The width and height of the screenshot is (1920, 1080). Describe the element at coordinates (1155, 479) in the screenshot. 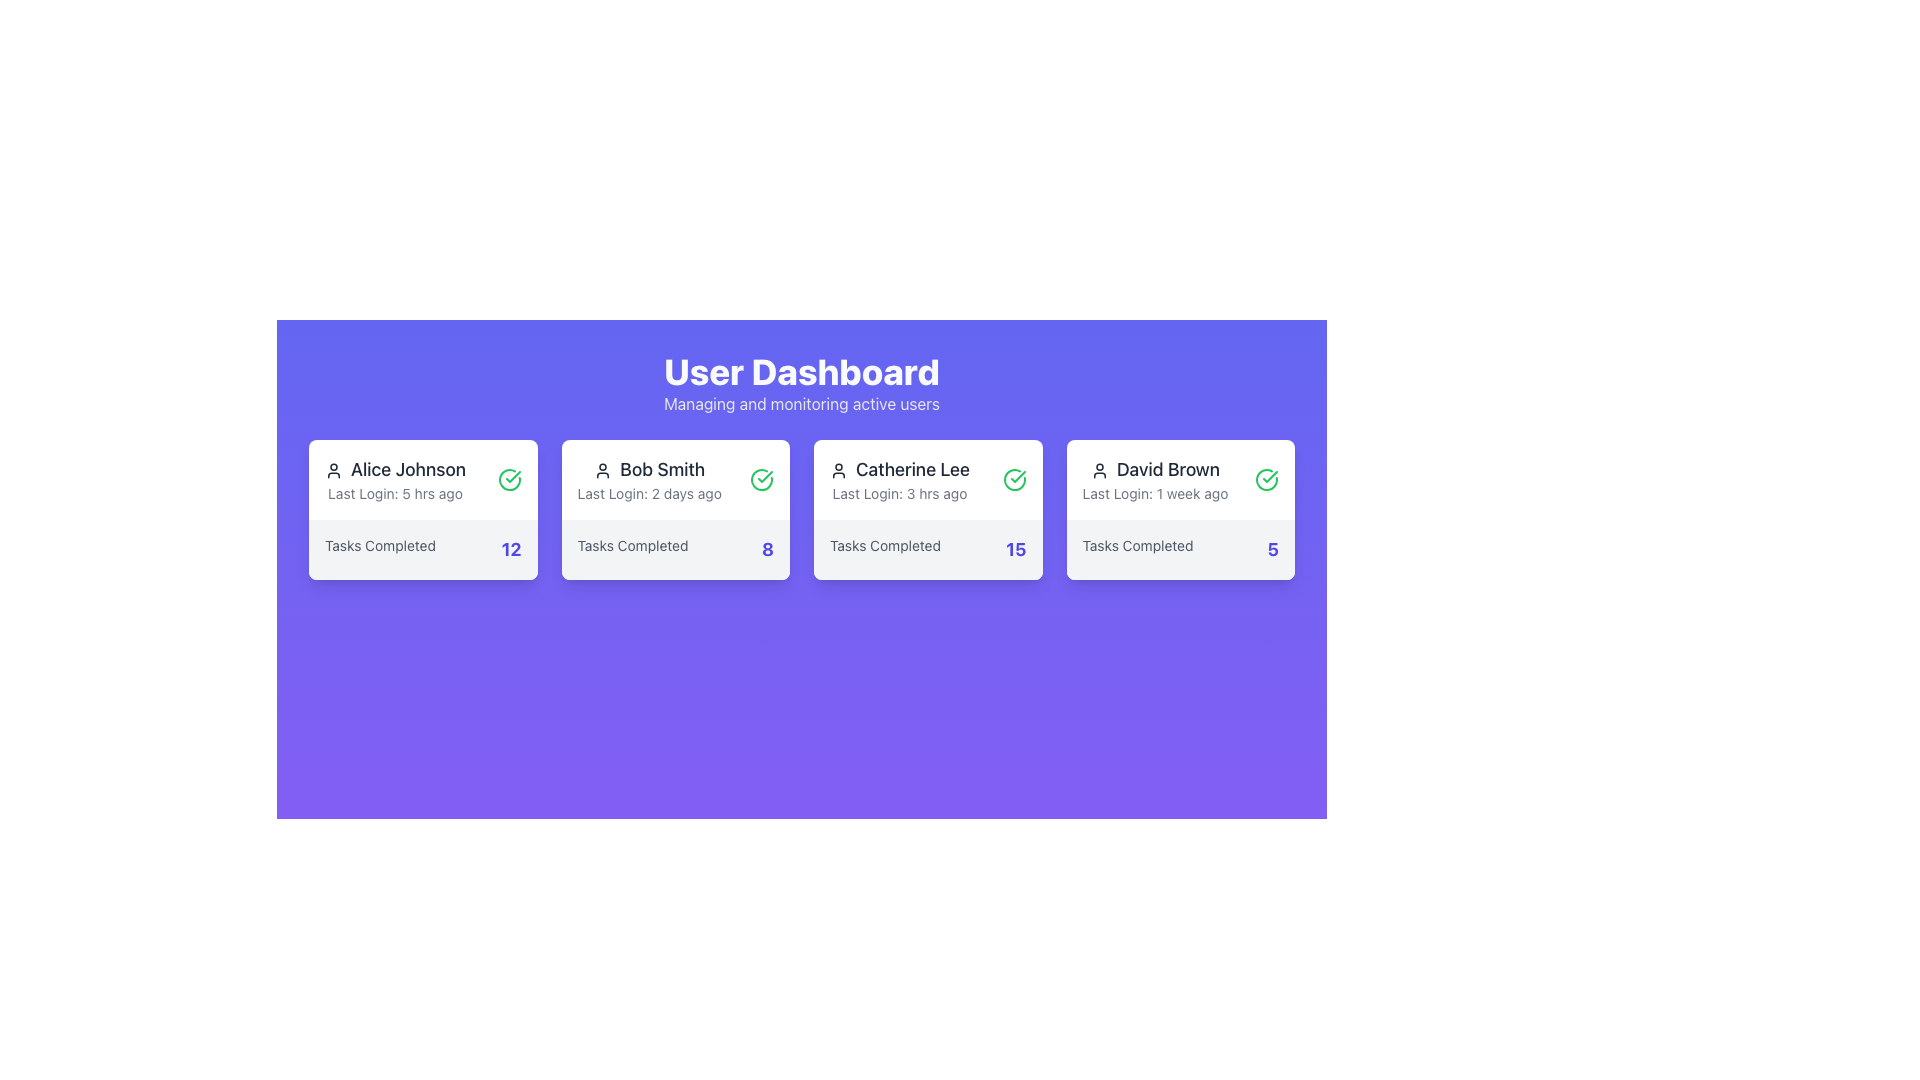

I see `user name and last login information displayed in the fourth user card on the dashboard, located at the upper part of the card, below the profile icon` at that location.